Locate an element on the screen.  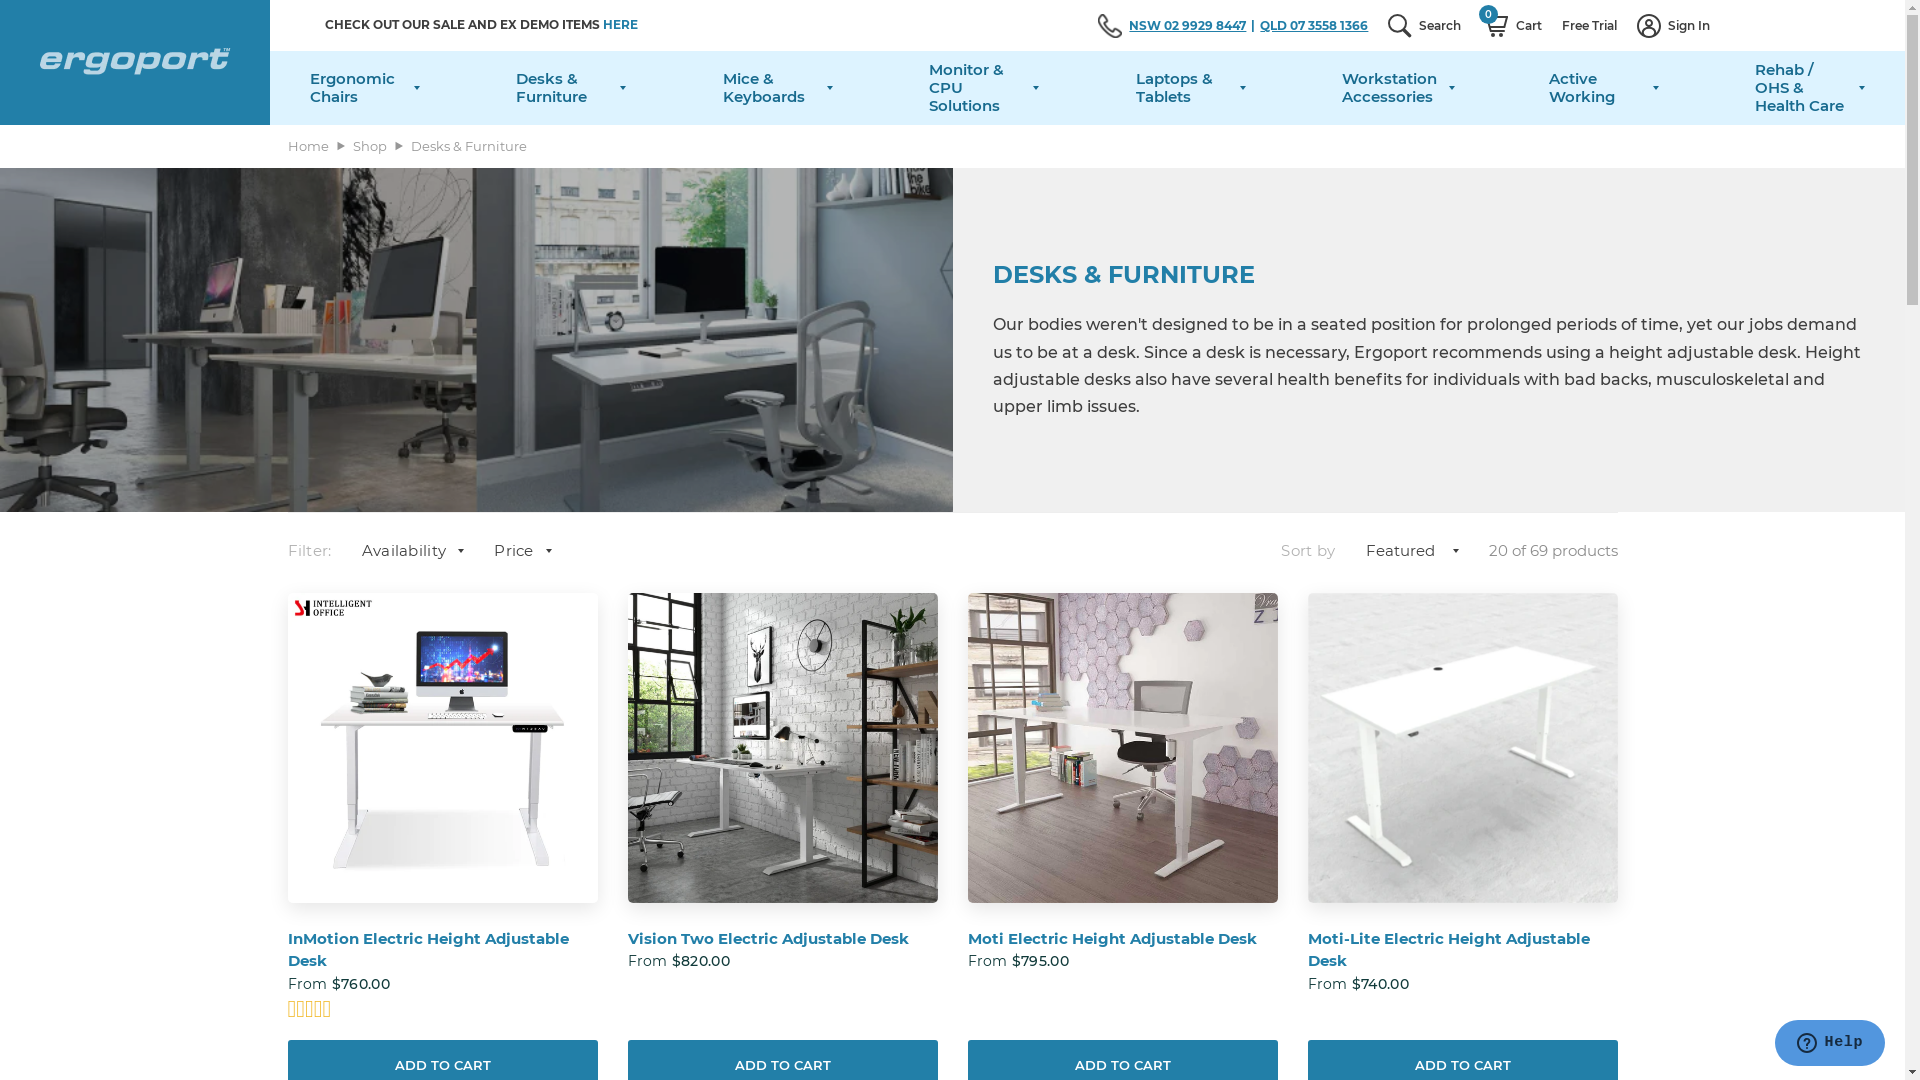
'Rehab / OHS & Health Care' is located at coordinates (1809, 87).